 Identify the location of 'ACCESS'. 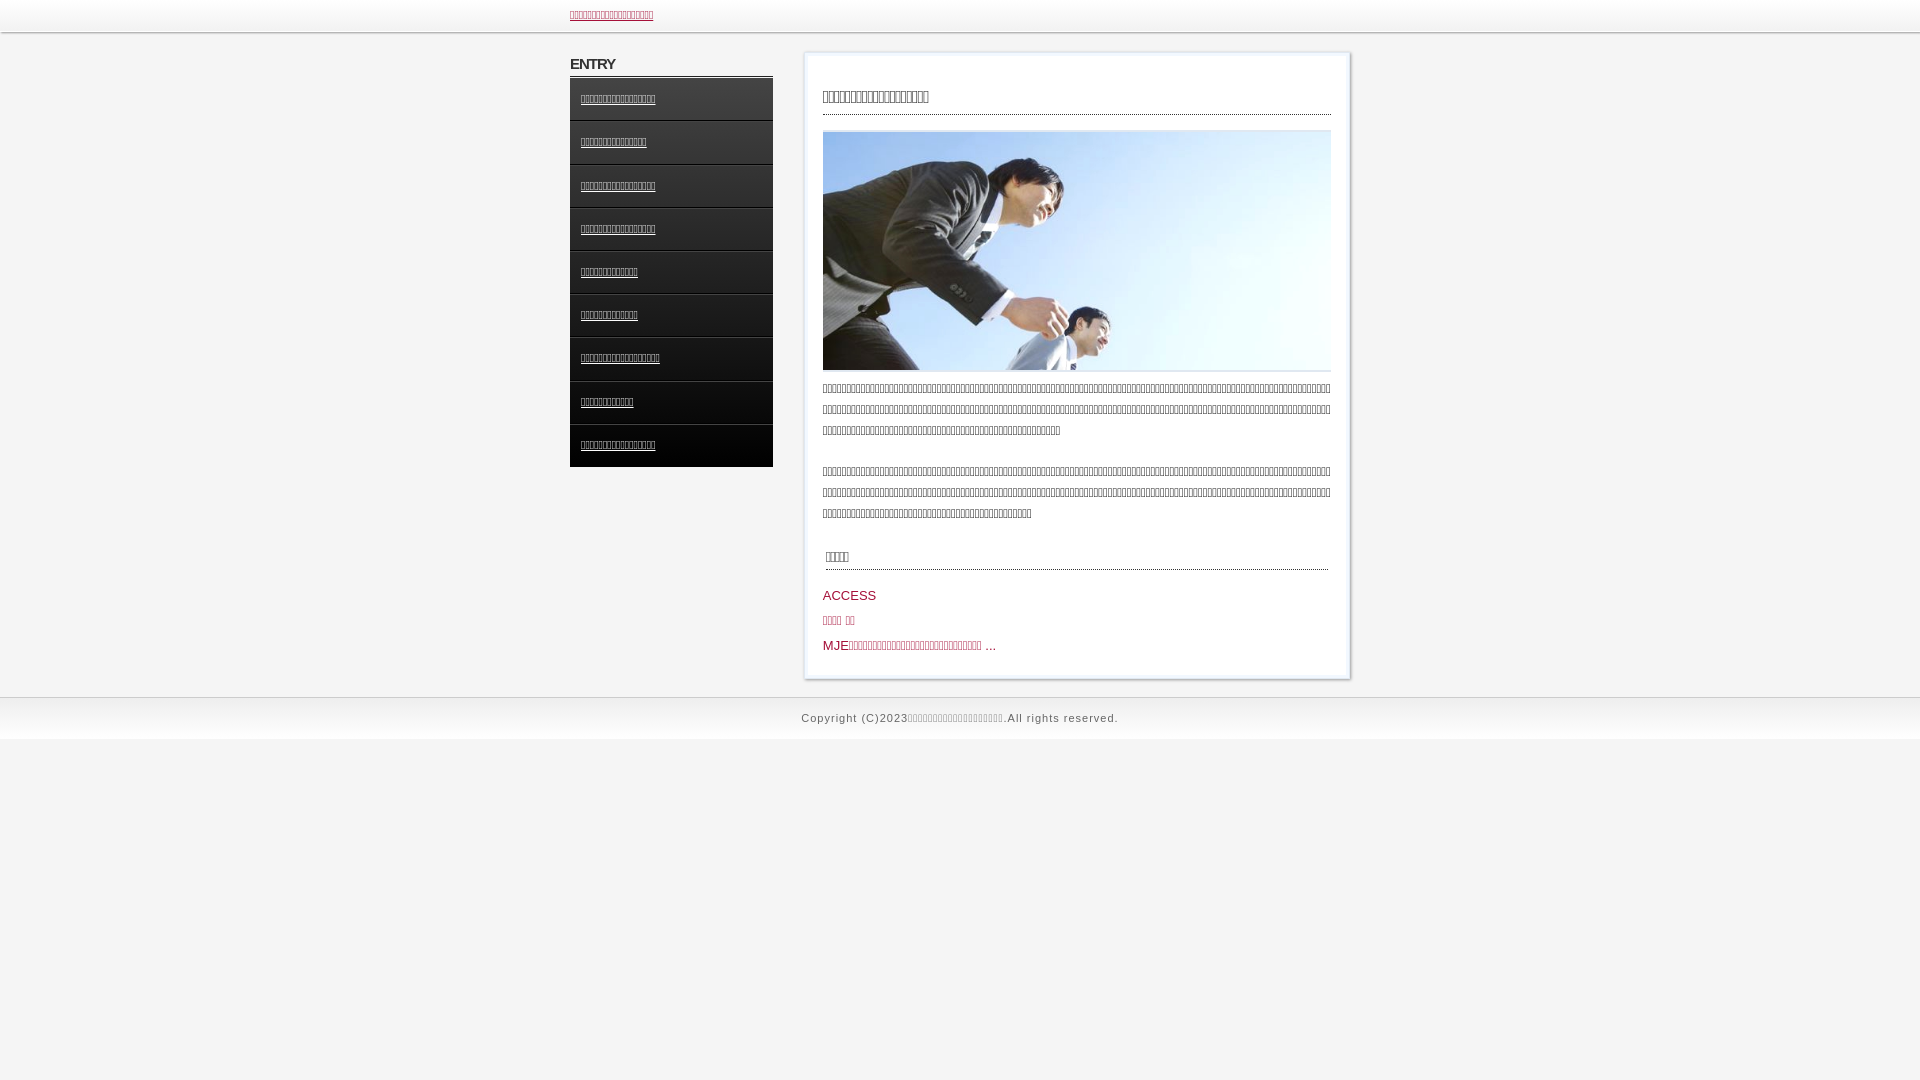
(849, 594).